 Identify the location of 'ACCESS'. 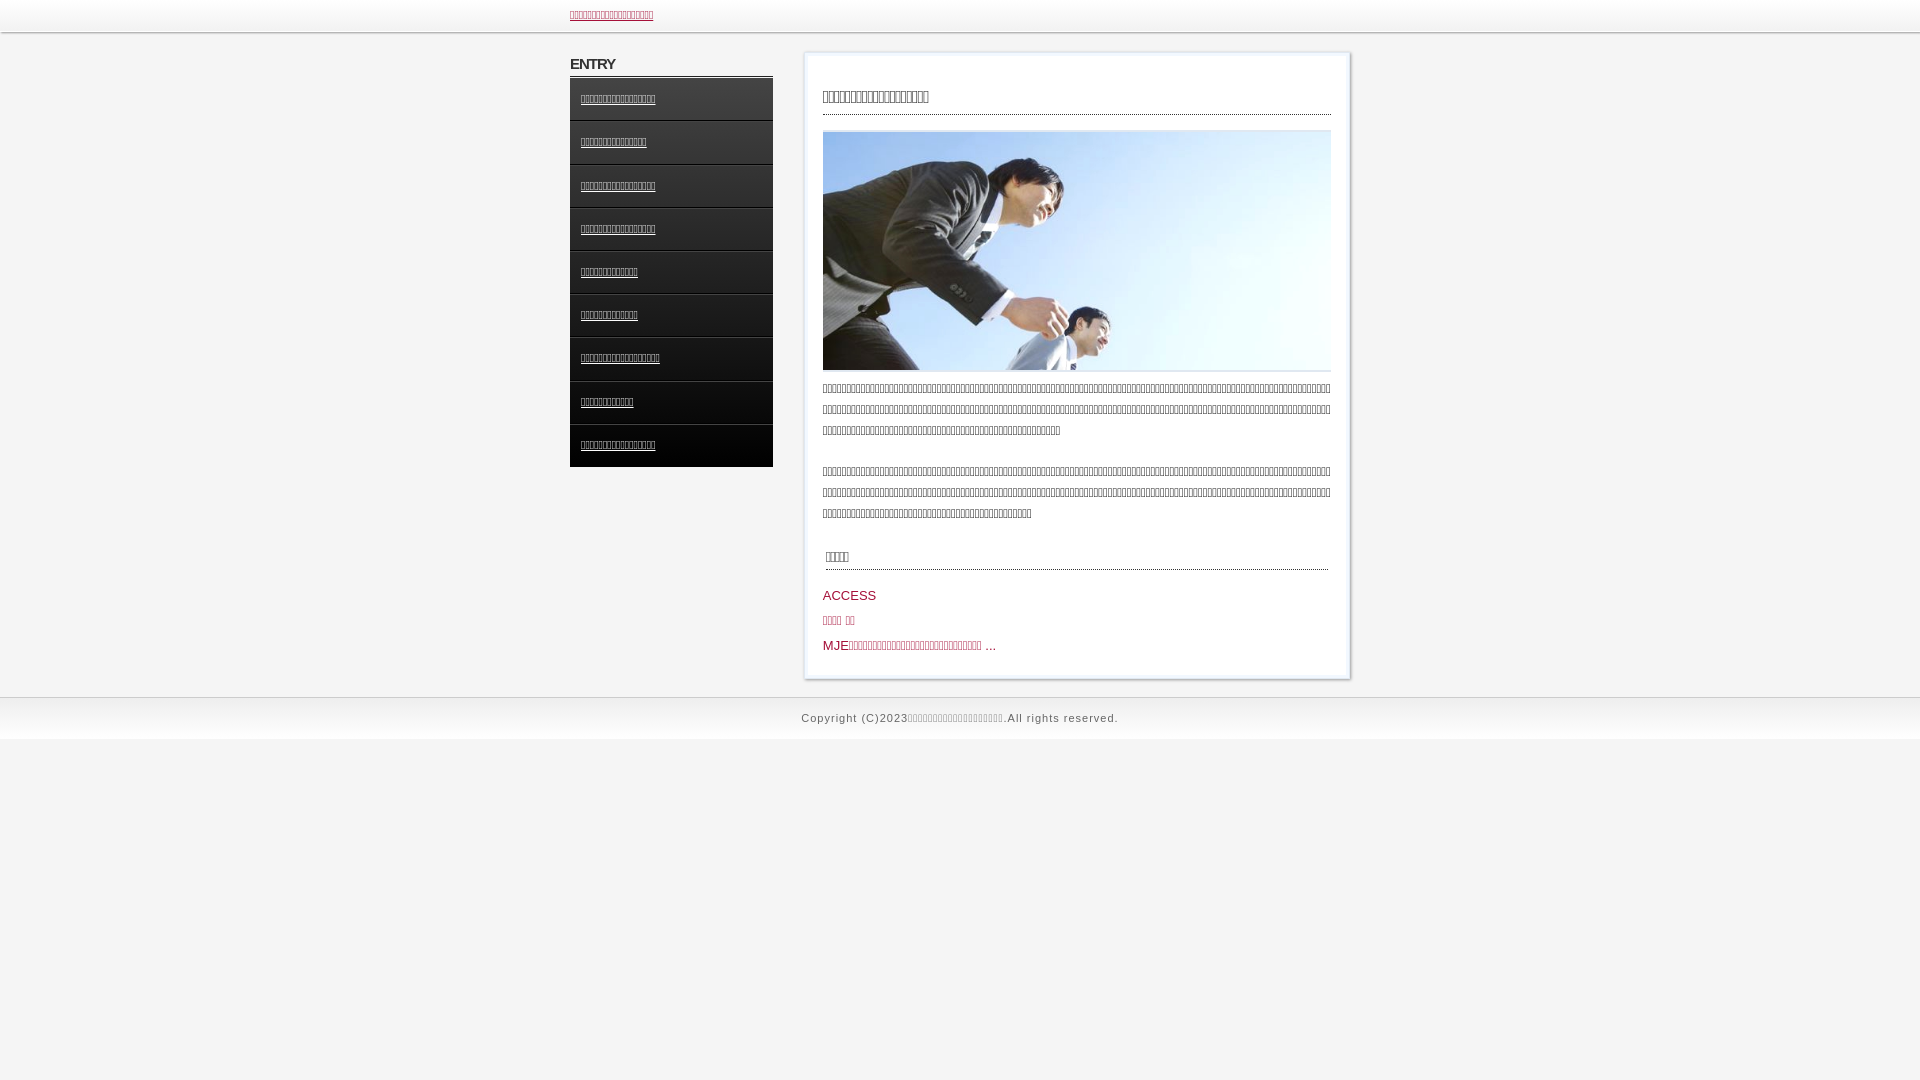
(849, 594).